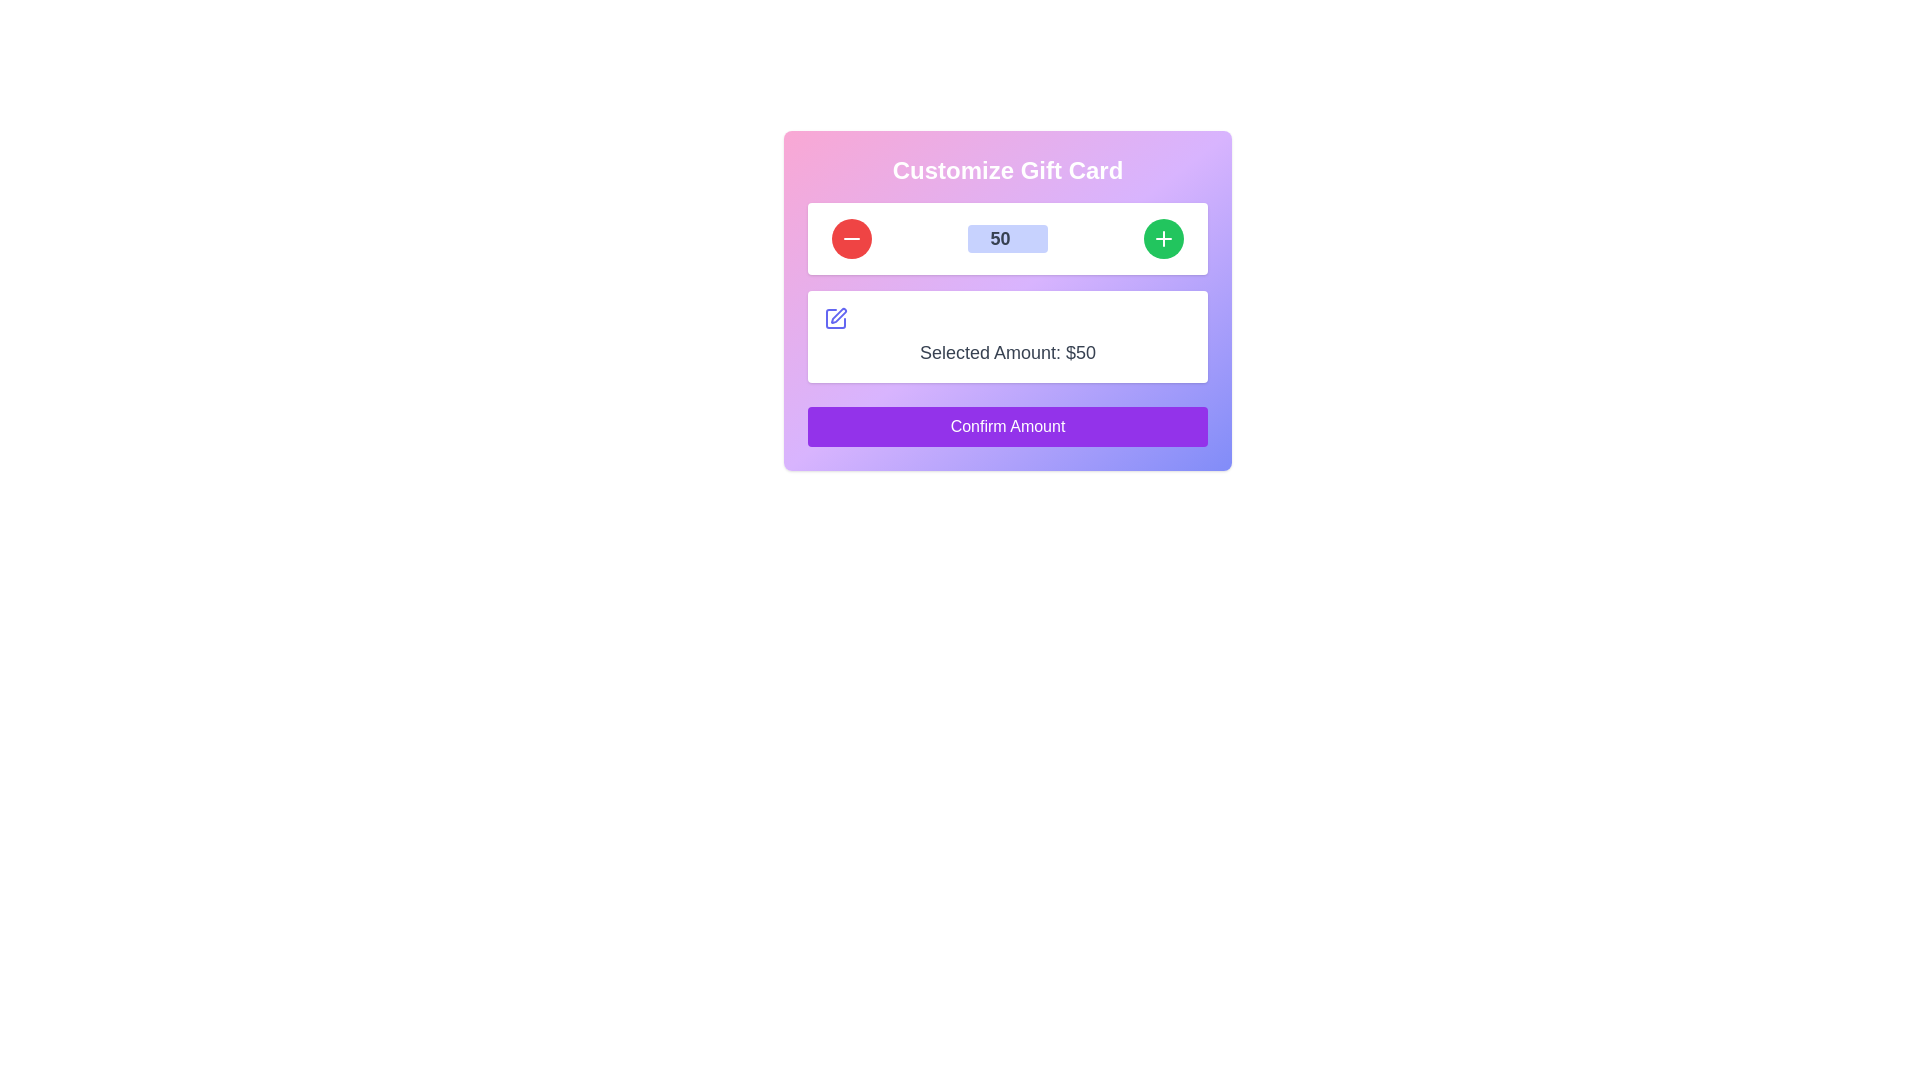  What do you see at coordinates (1163, 238) in the screenshot?
I see `the circular green button with a white 'plus' symbol` at bounding box center [1163, 238].